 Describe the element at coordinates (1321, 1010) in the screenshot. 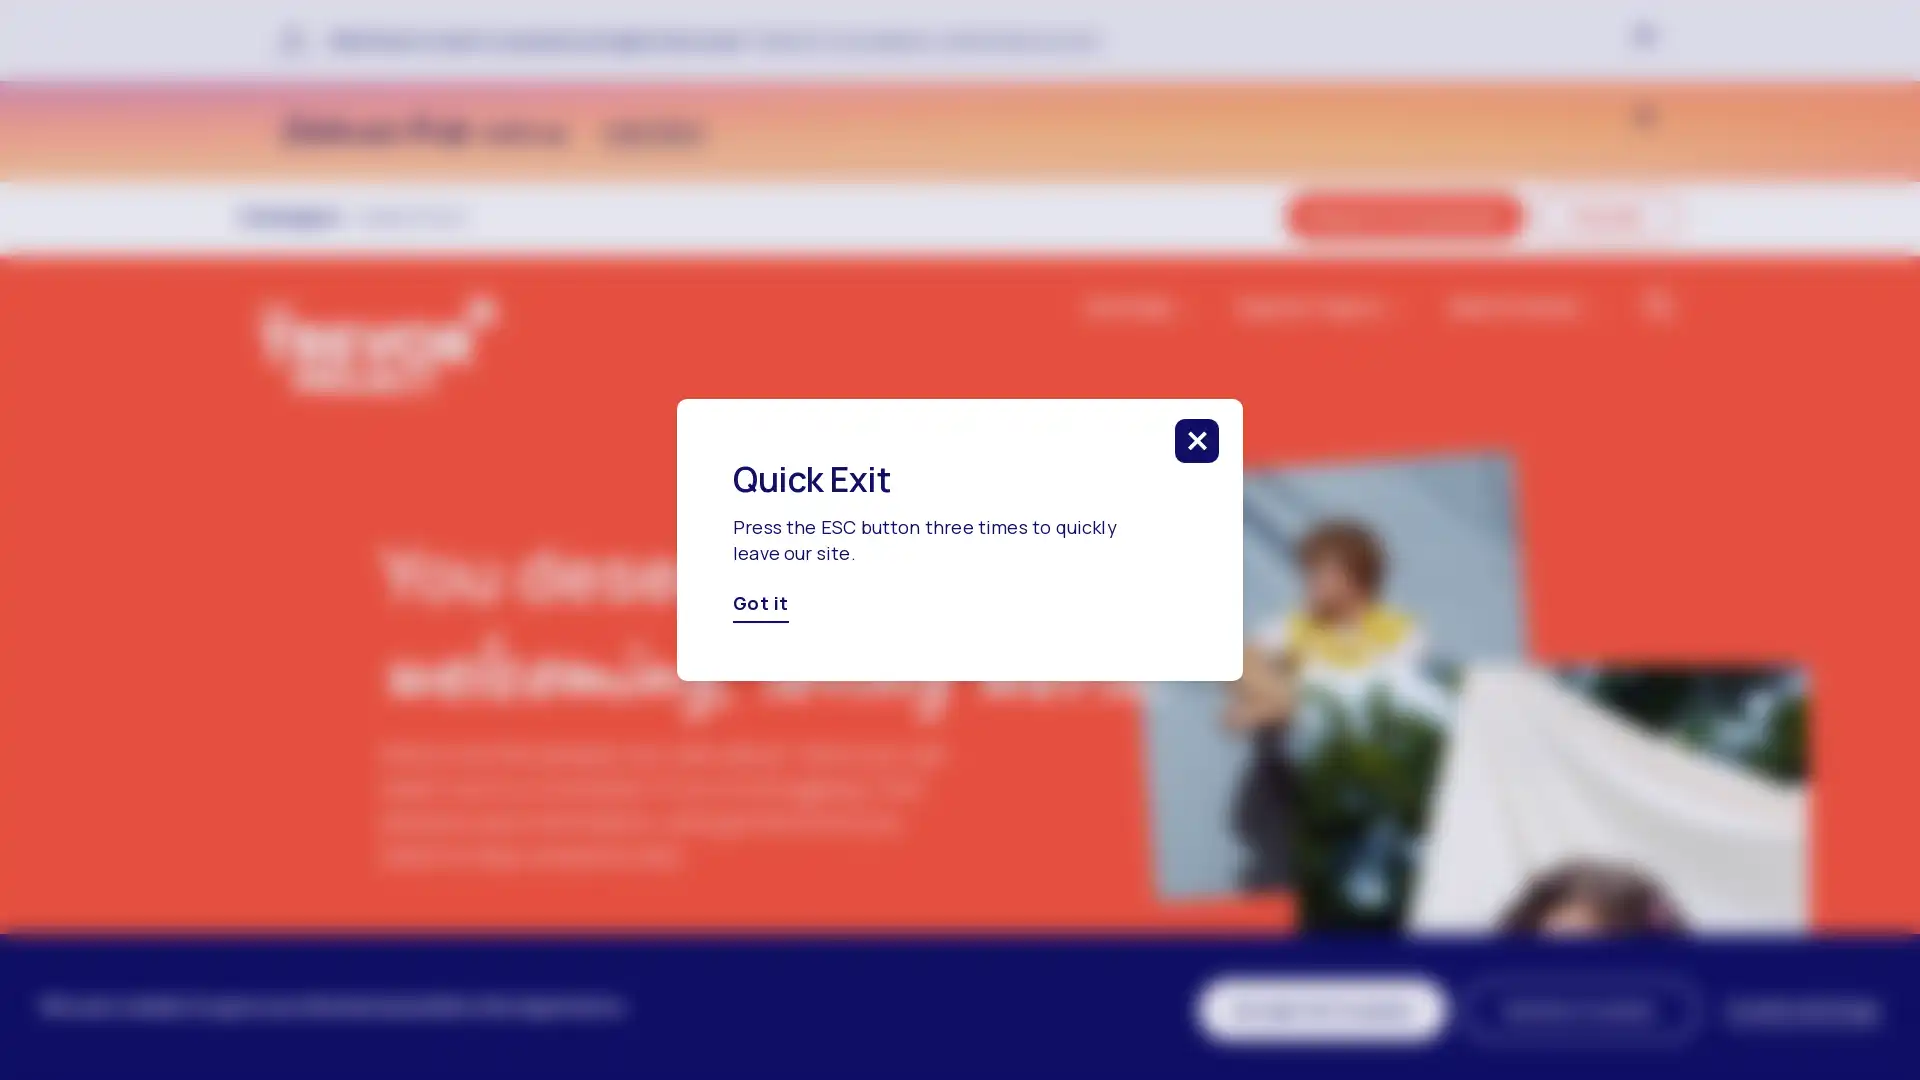

I see `Accept All Cookies` at that location.